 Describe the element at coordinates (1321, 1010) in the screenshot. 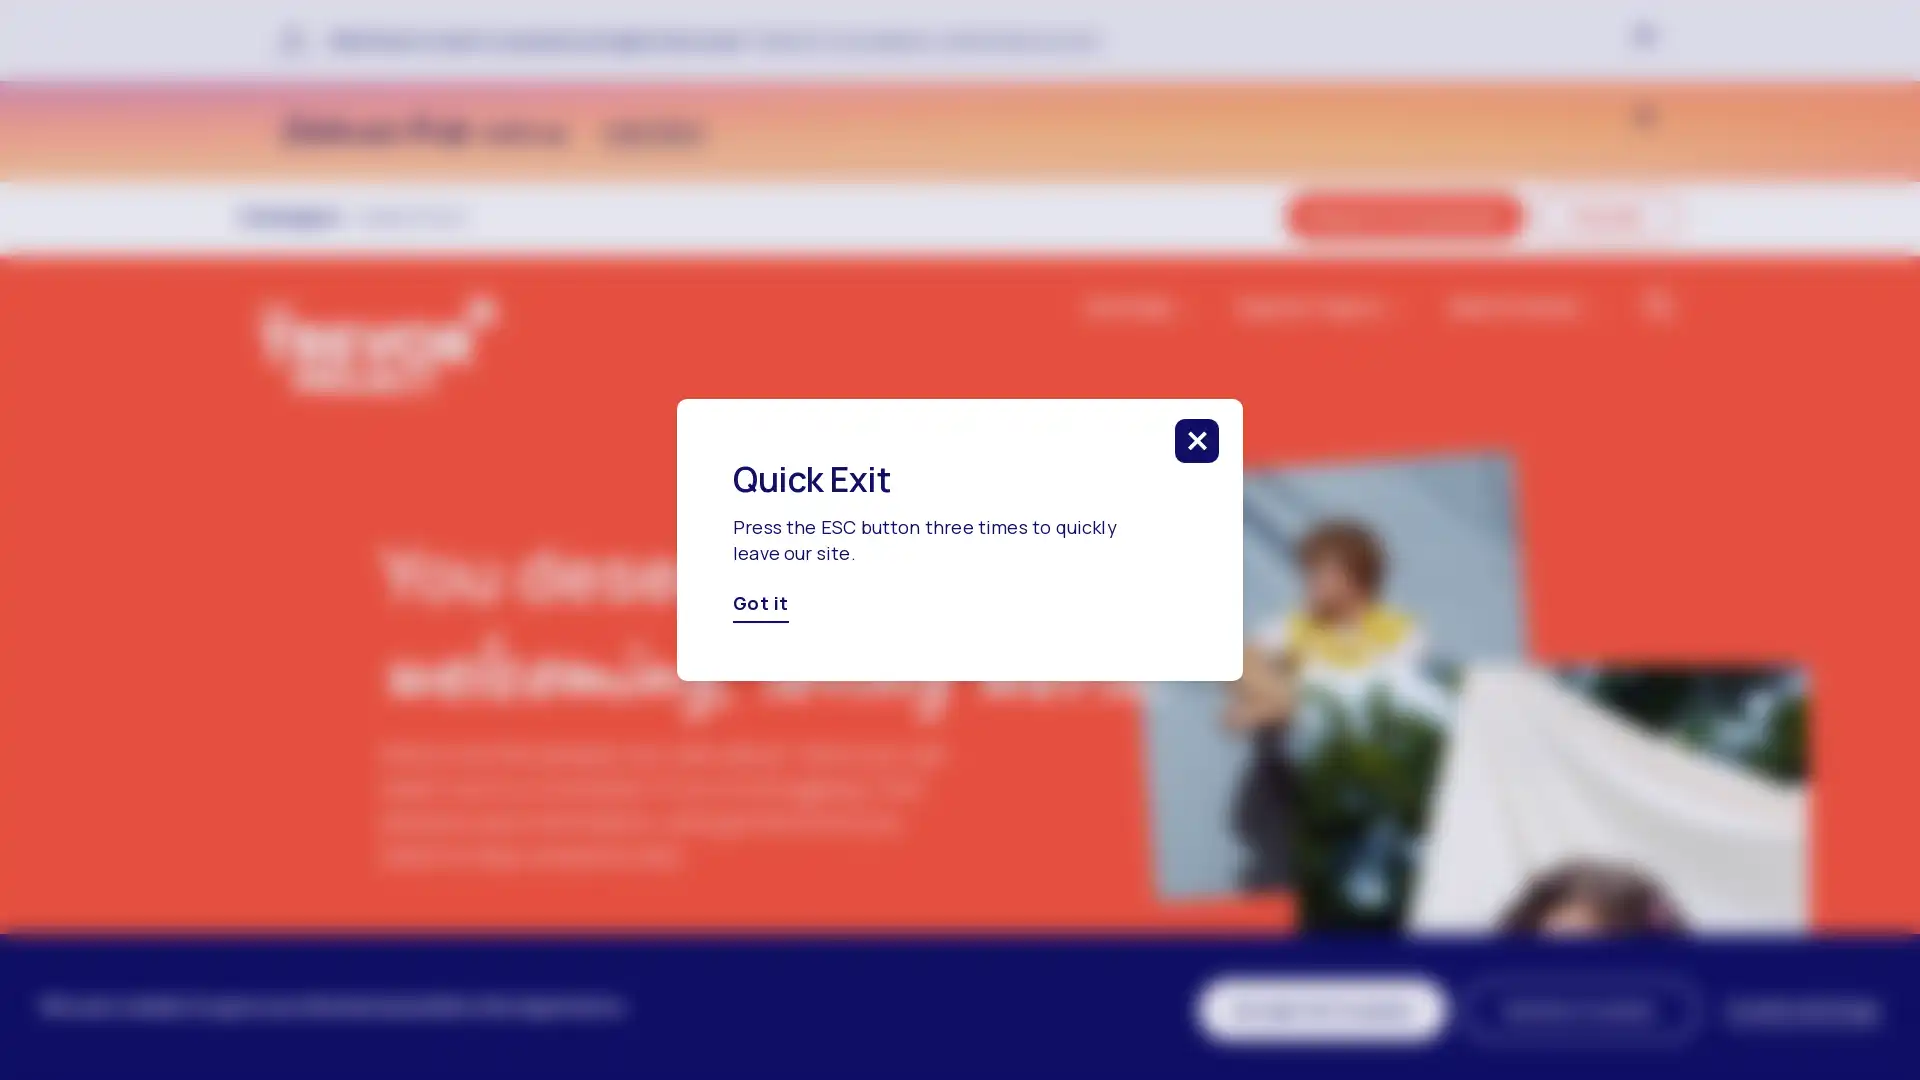

I see `Accept All Cookies` at that location.